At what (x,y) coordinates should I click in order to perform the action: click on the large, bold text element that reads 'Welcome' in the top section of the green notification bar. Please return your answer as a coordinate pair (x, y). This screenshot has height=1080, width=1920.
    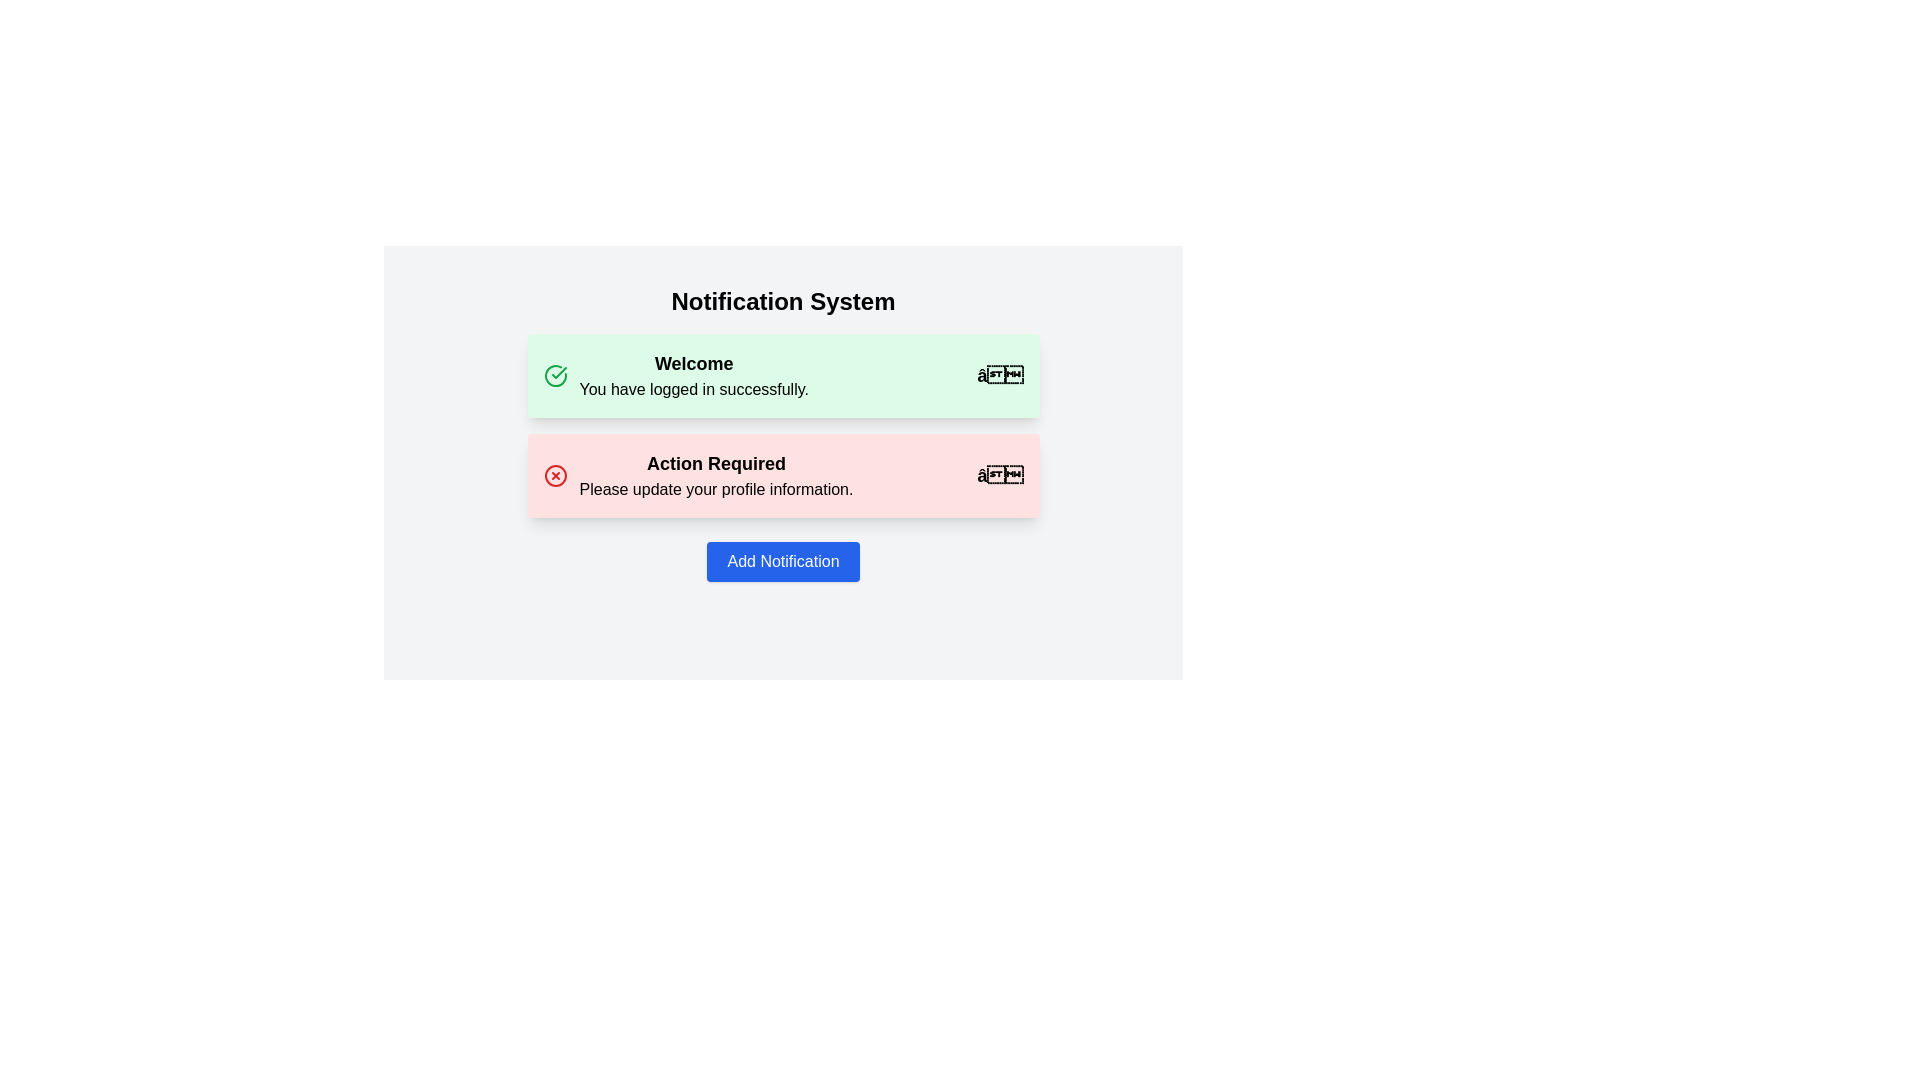
    Looking at the image, I should click on (694, 363).